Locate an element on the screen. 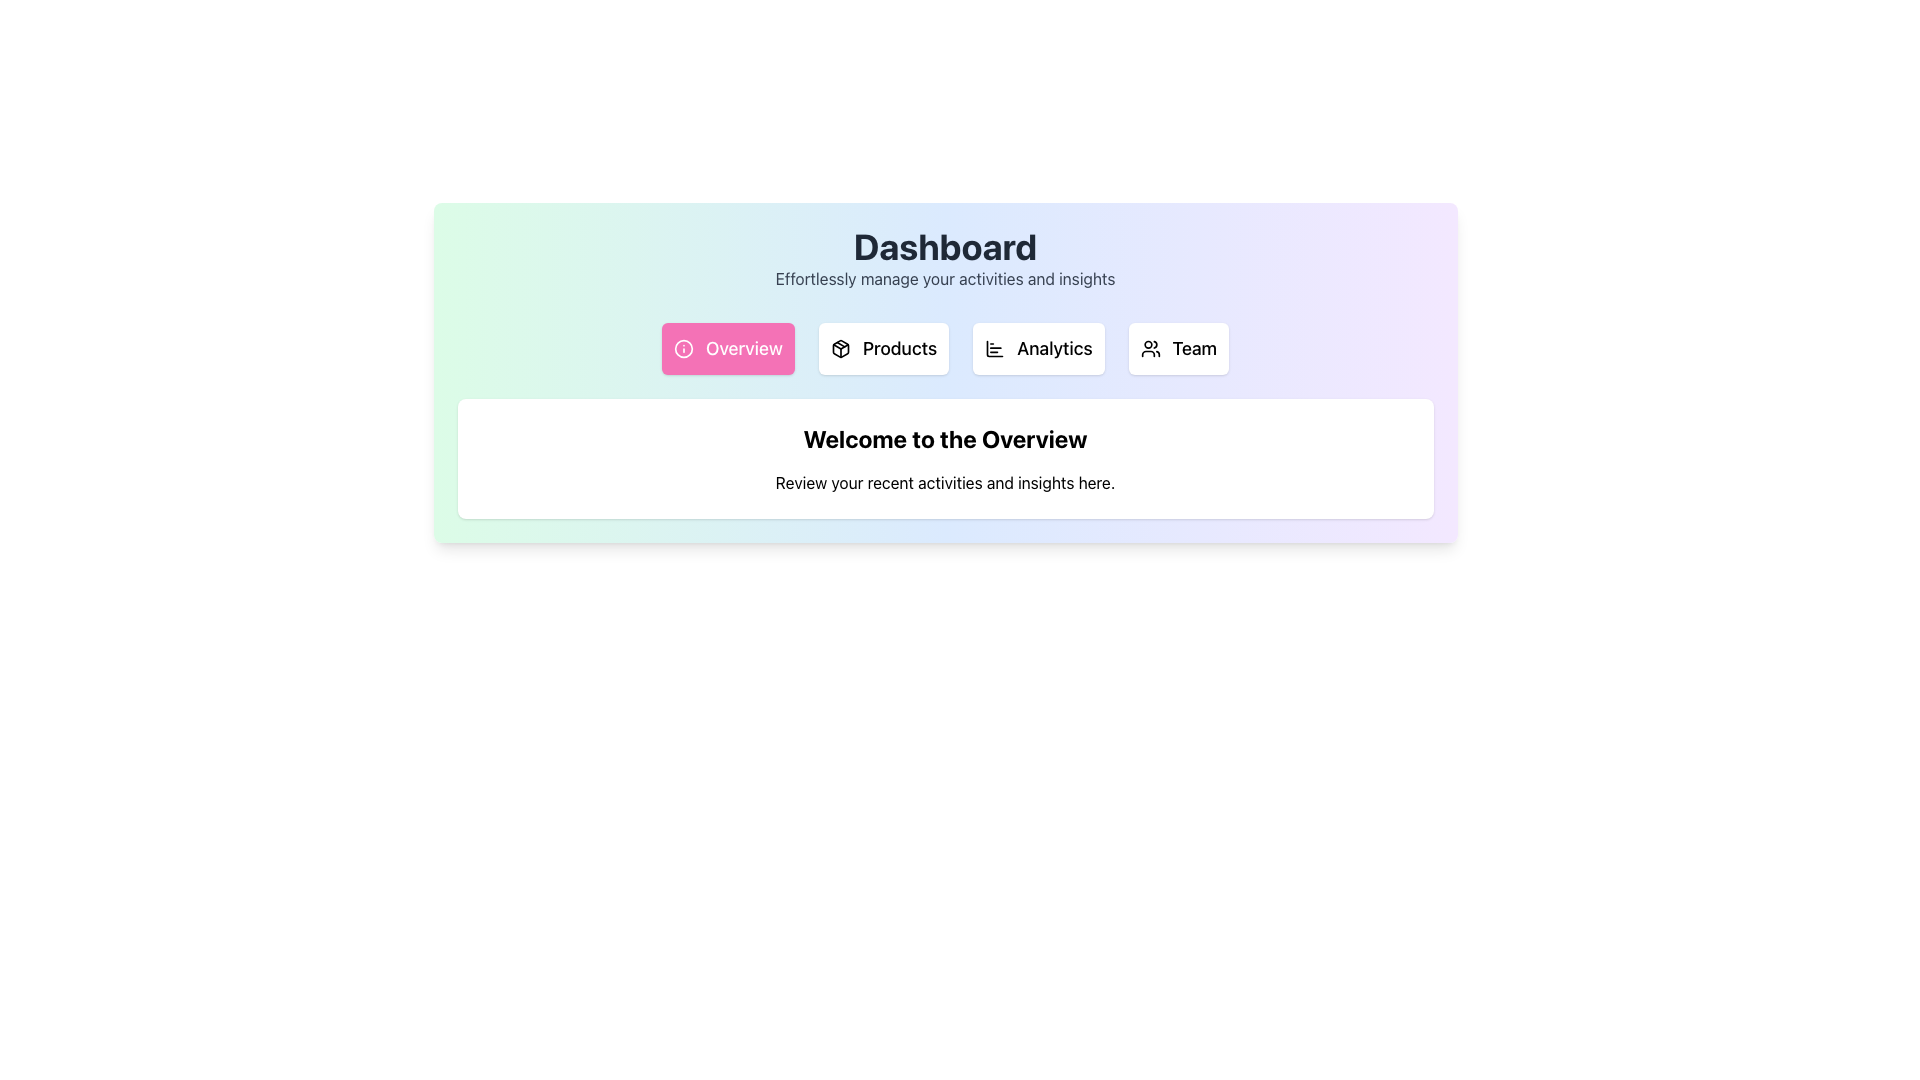 This screenshot has height=1080, width=1920. the circular pink icon representing information, located inside the 'Overview' button in the navigation bar is located at coordinates (683, 347).